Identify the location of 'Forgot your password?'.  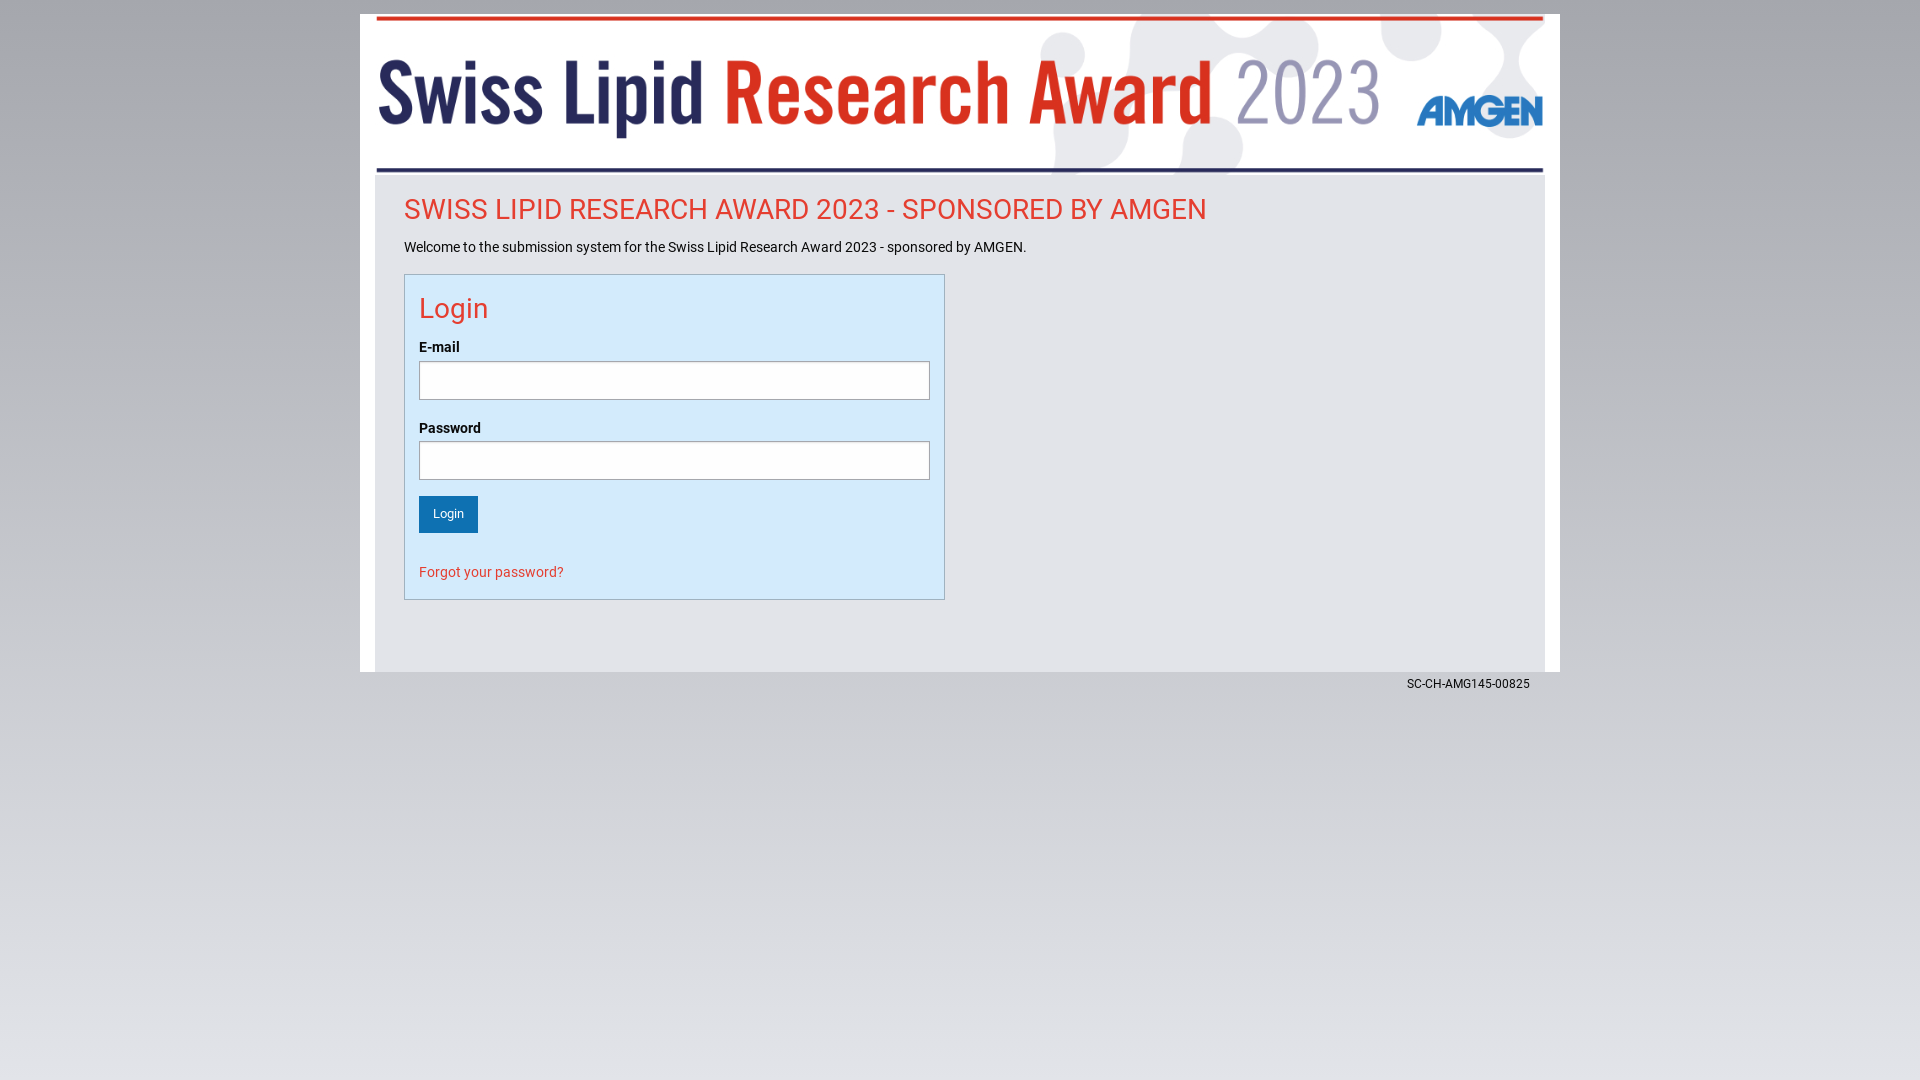
(491, 572).